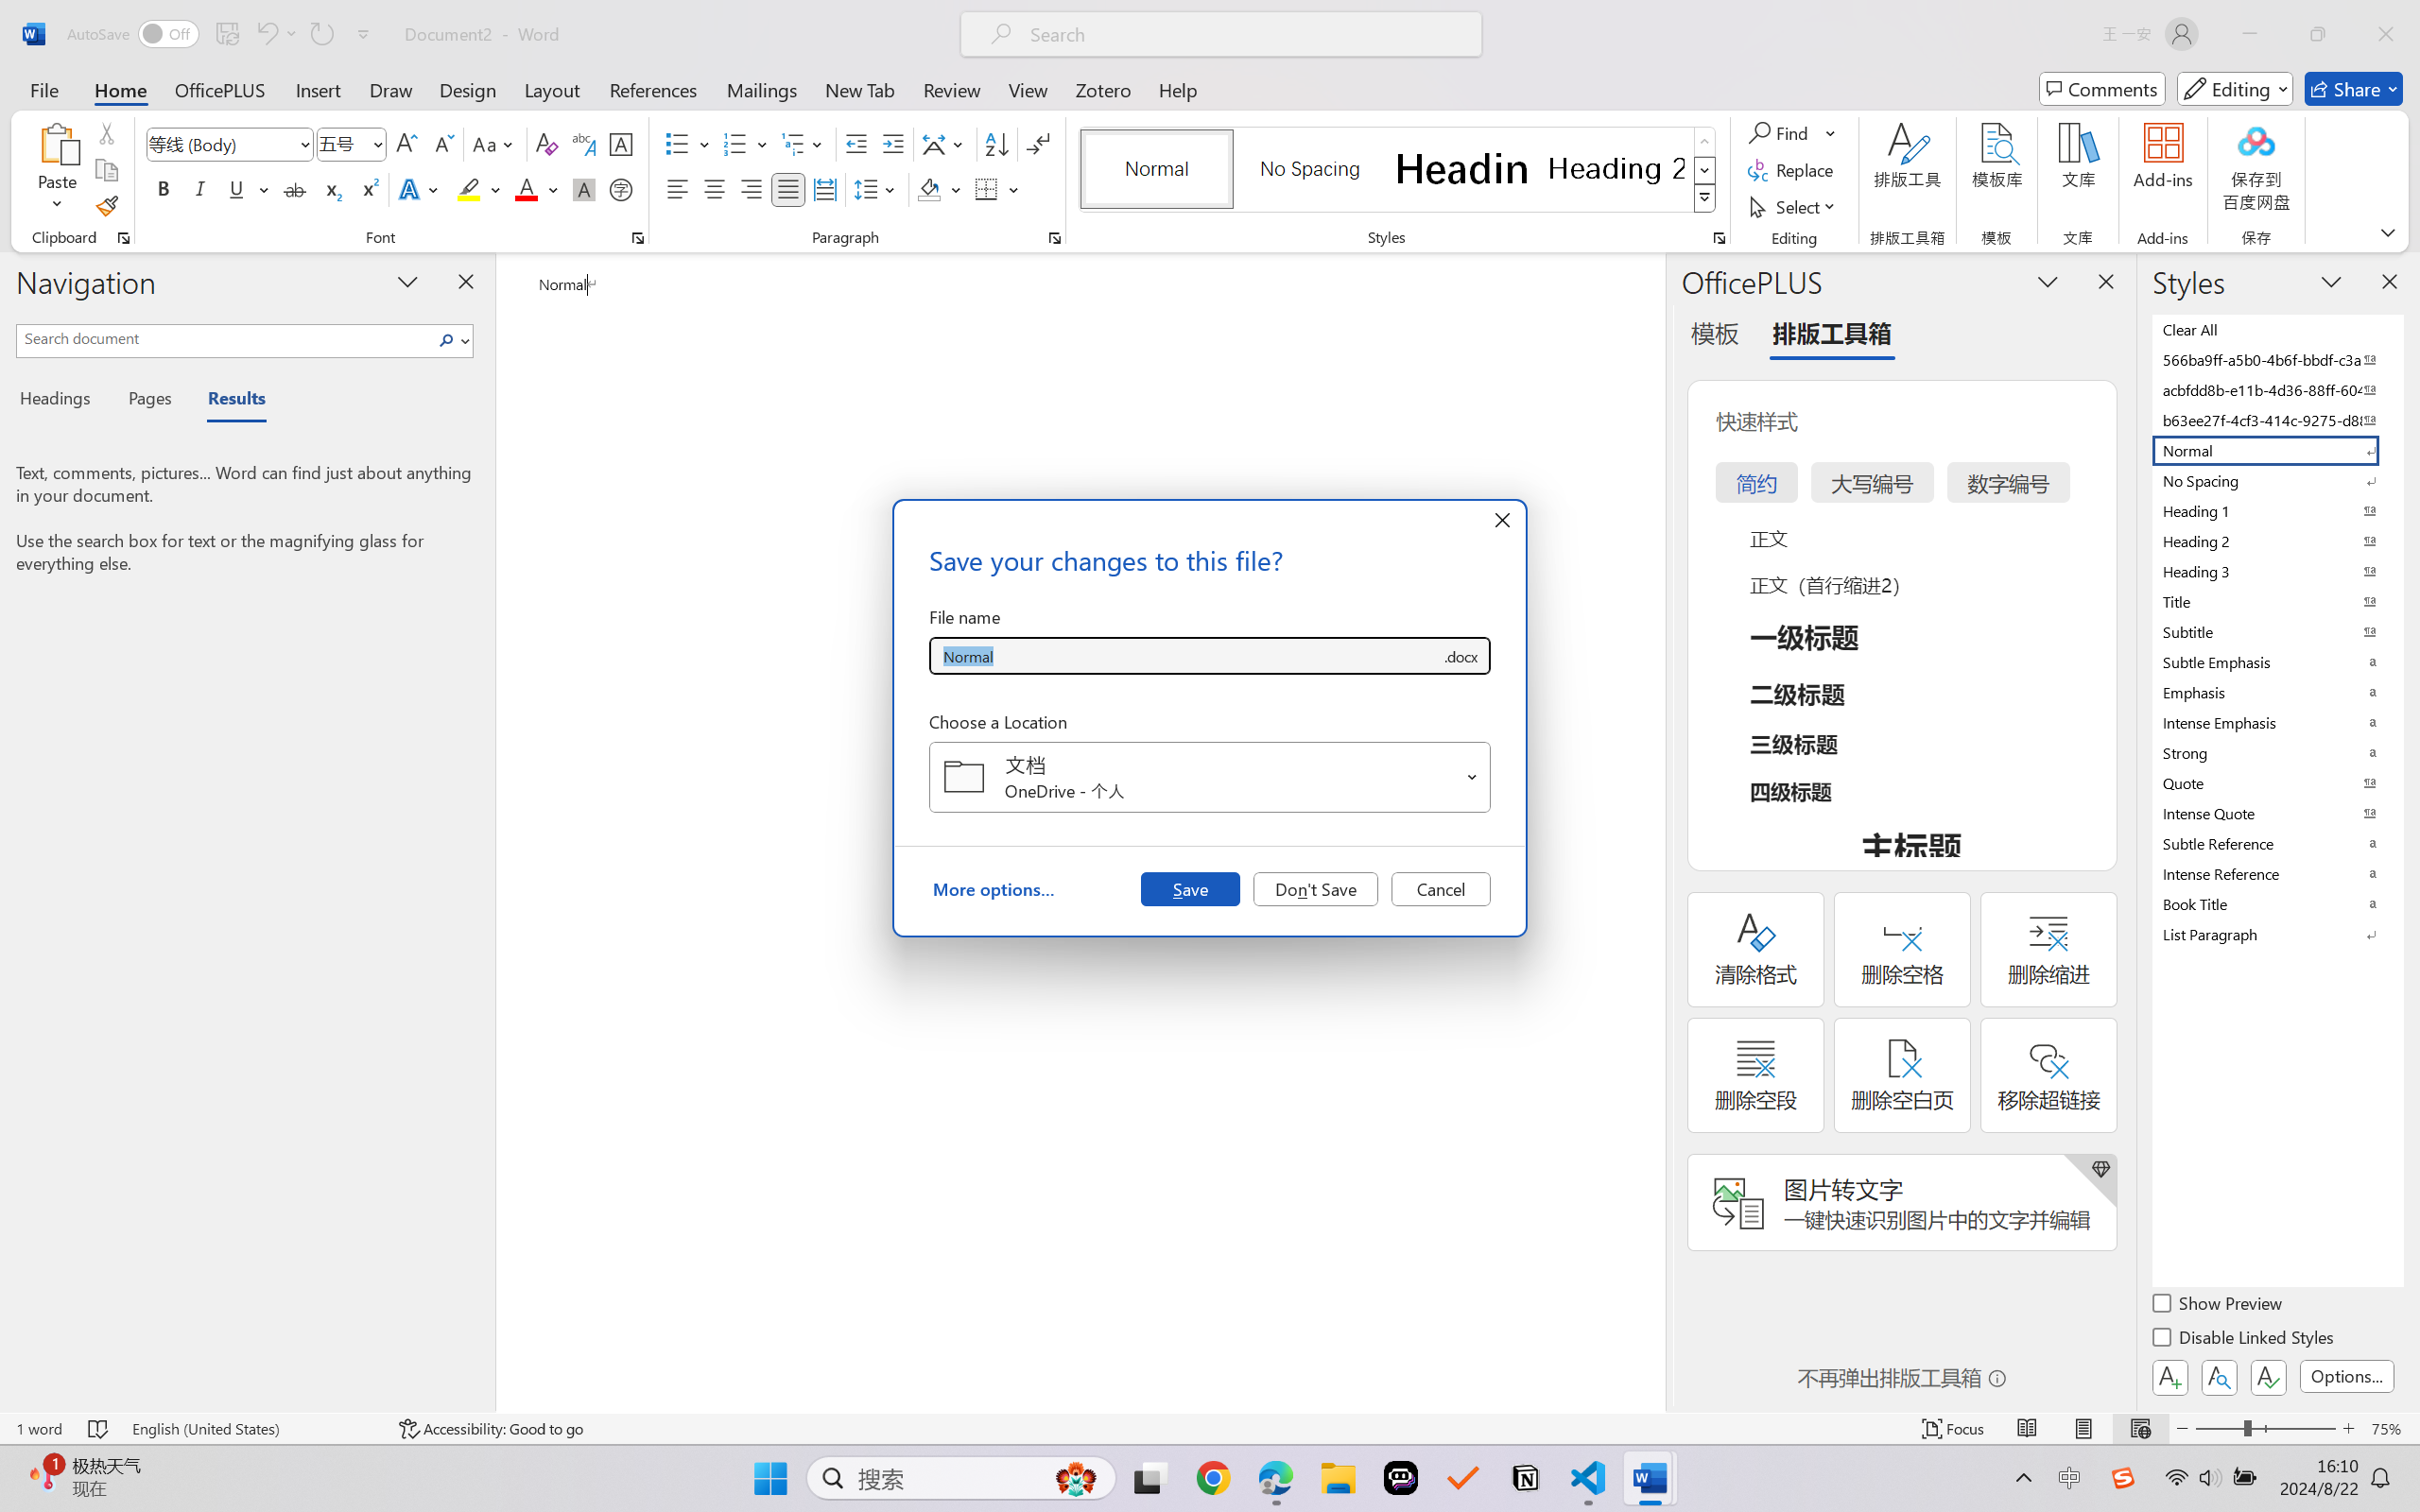 This screenshot has height=1512, width=2420. What do you see at coordinates (653, 88) in the screenshot?
I see `'References'` at bounding box center [653, 88].